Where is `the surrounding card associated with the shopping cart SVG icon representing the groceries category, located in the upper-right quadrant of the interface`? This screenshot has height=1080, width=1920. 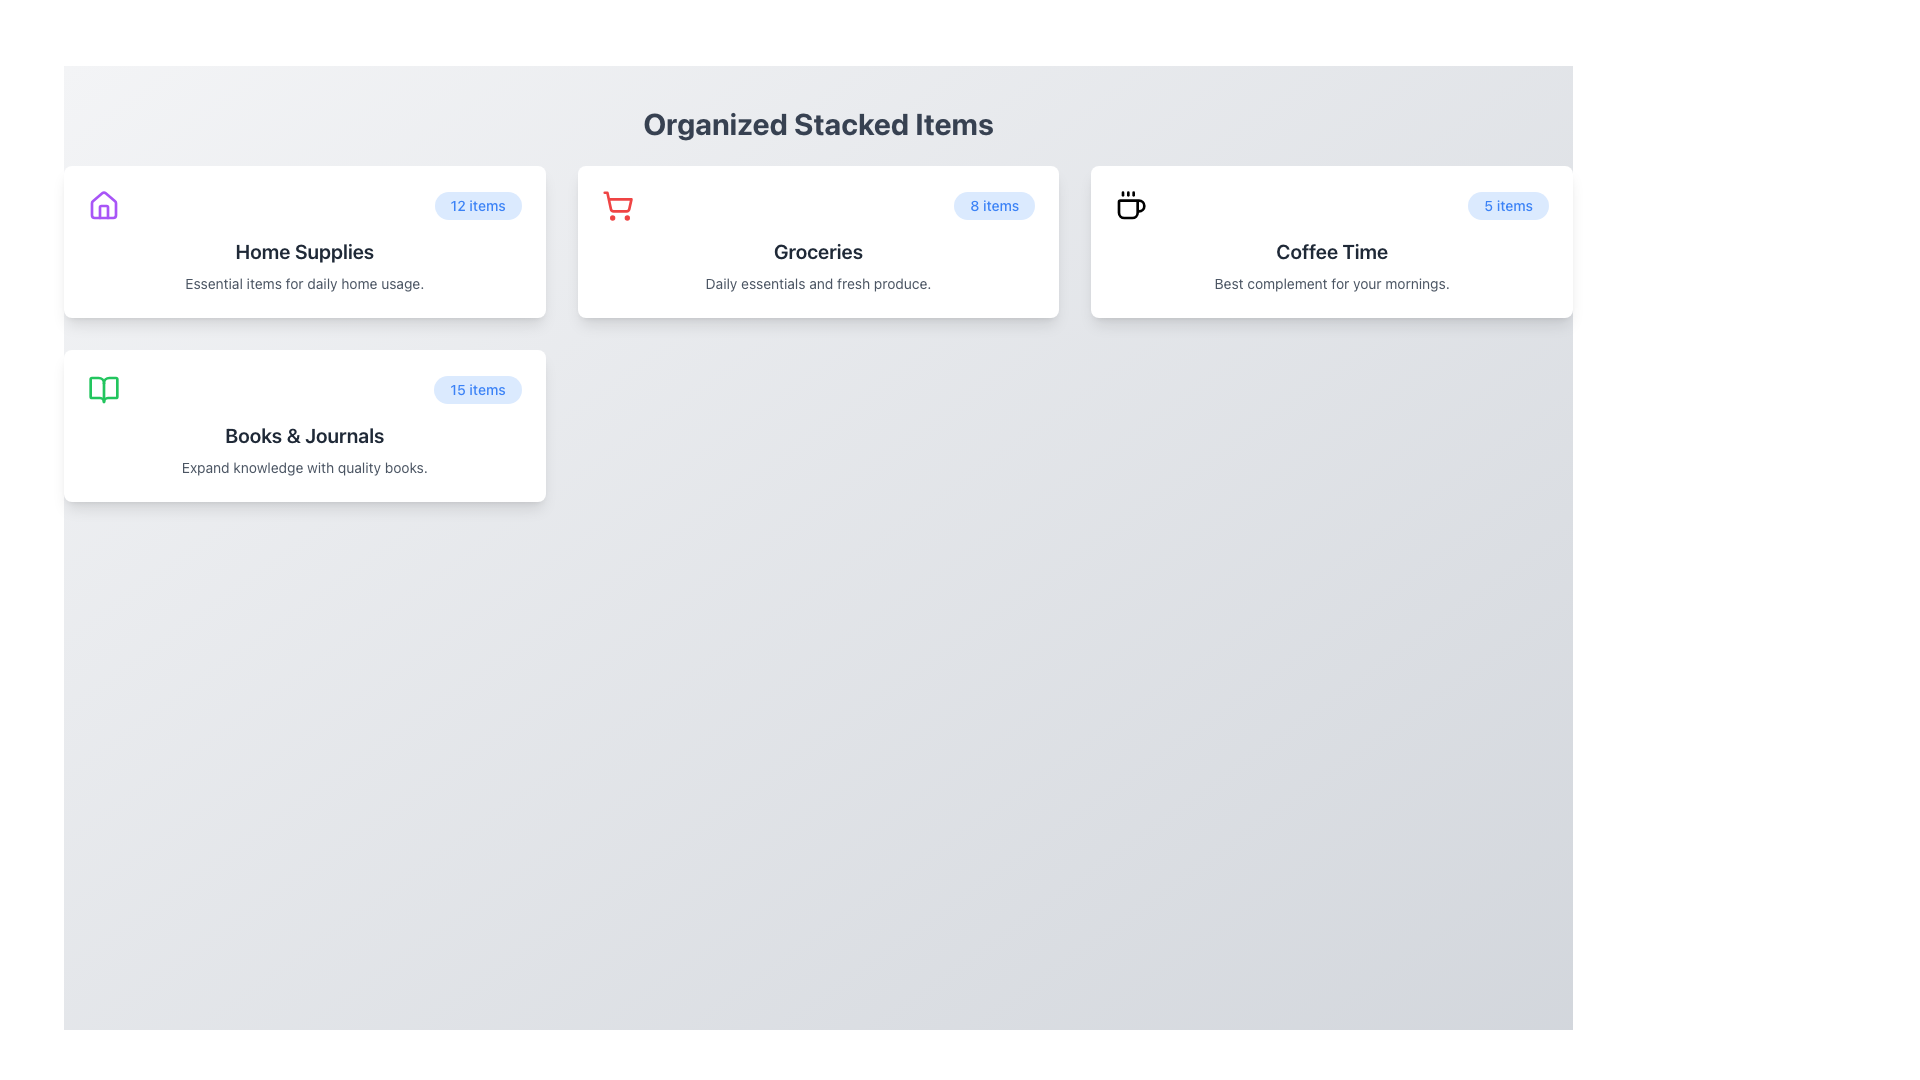 the surrounding card associated with the shopping cart SVG icon representing the groceries category, located in the upper-right quadrant of the interface is located at coordinates (616, 202).